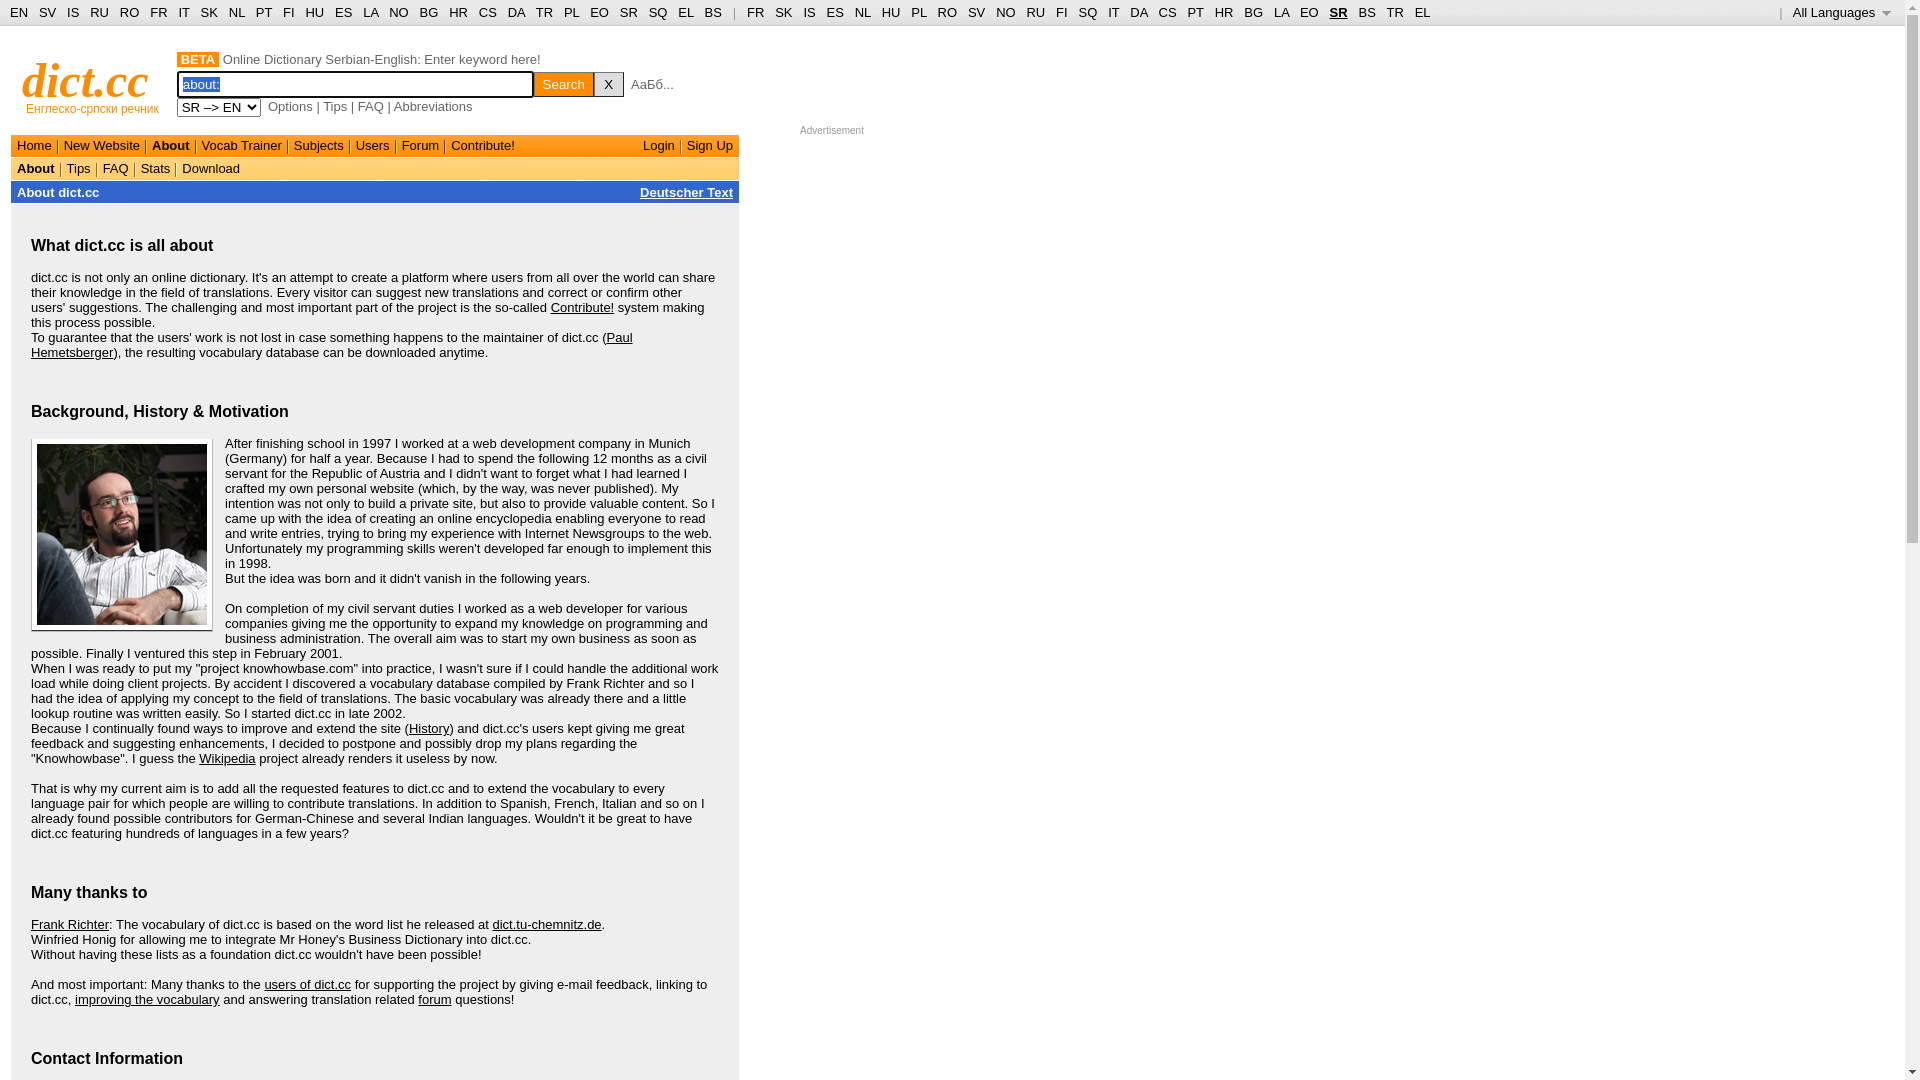  What do you see at coordinates (34, 144) in the screenshot?
I see `'Home'` at bounding box center [34, 144].